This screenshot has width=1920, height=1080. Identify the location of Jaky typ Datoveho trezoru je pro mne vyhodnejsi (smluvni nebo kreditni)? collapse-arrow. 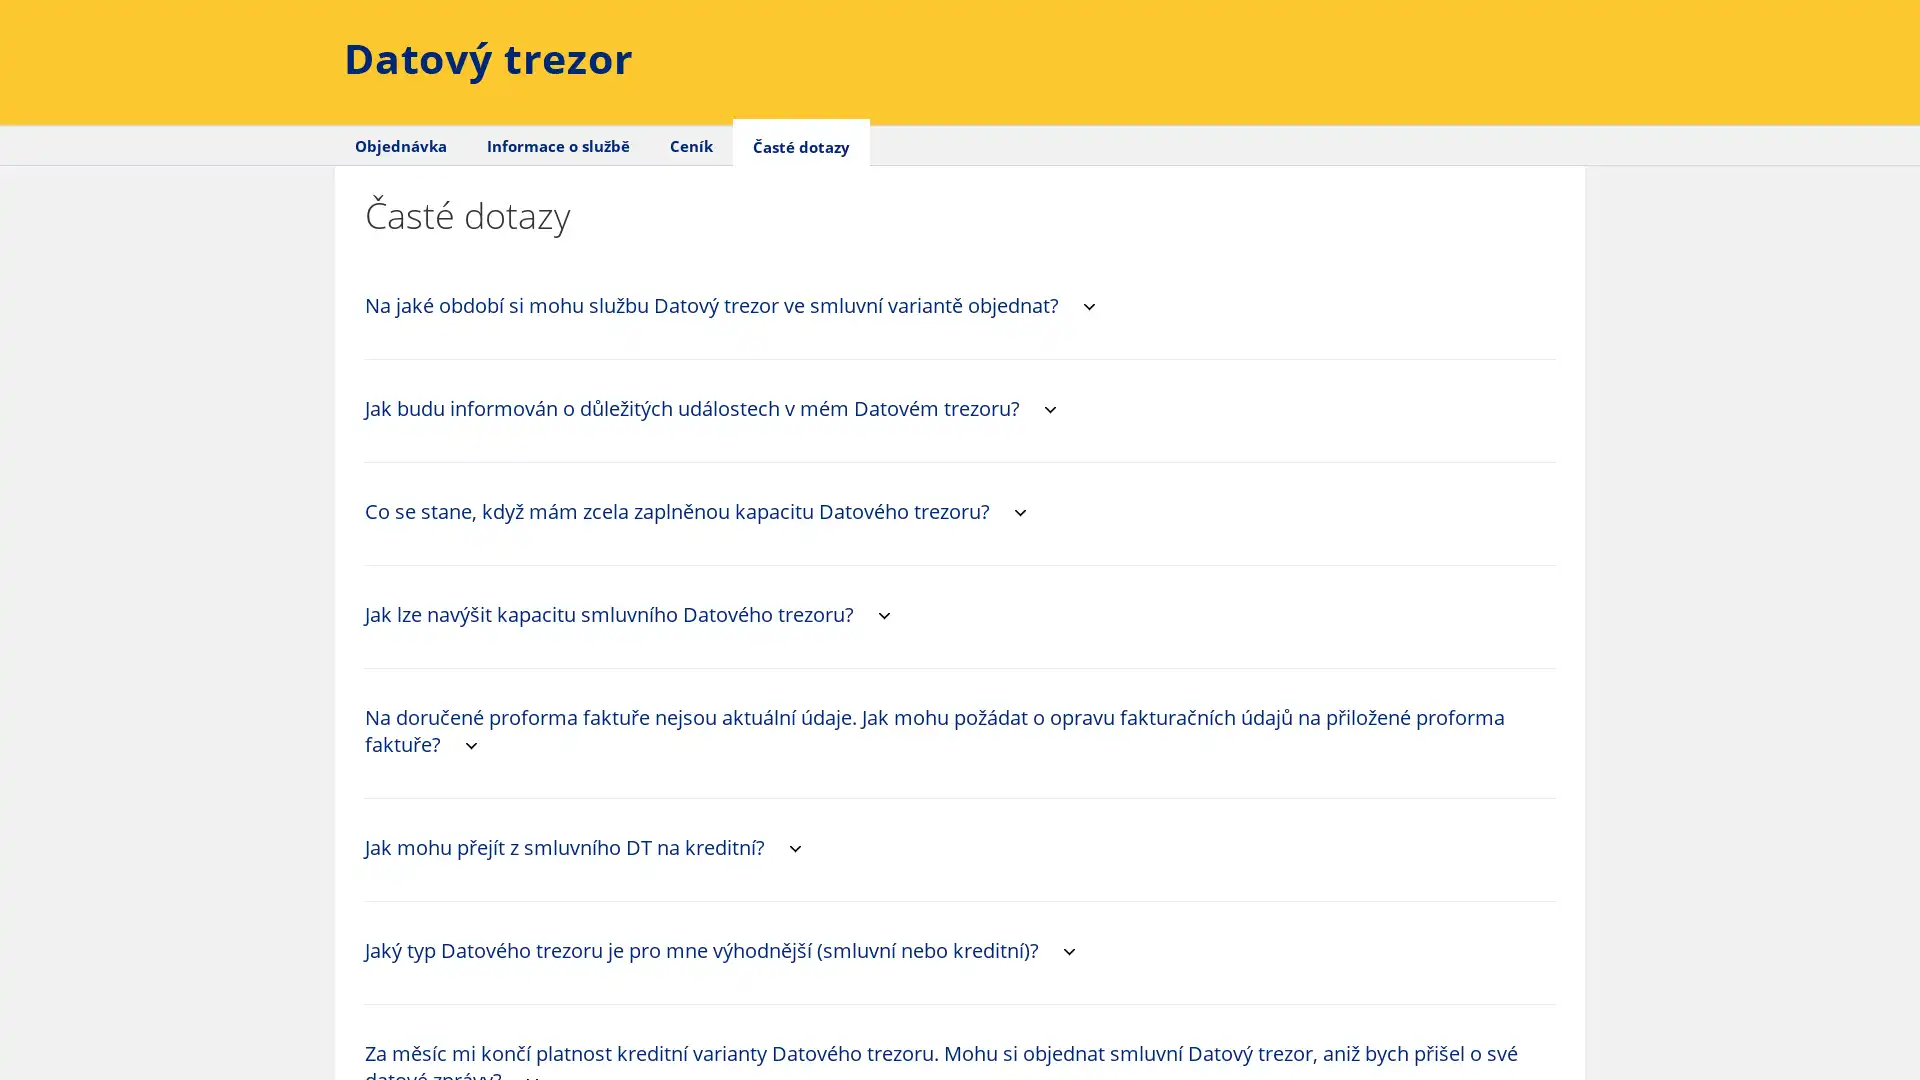
(720, 948).